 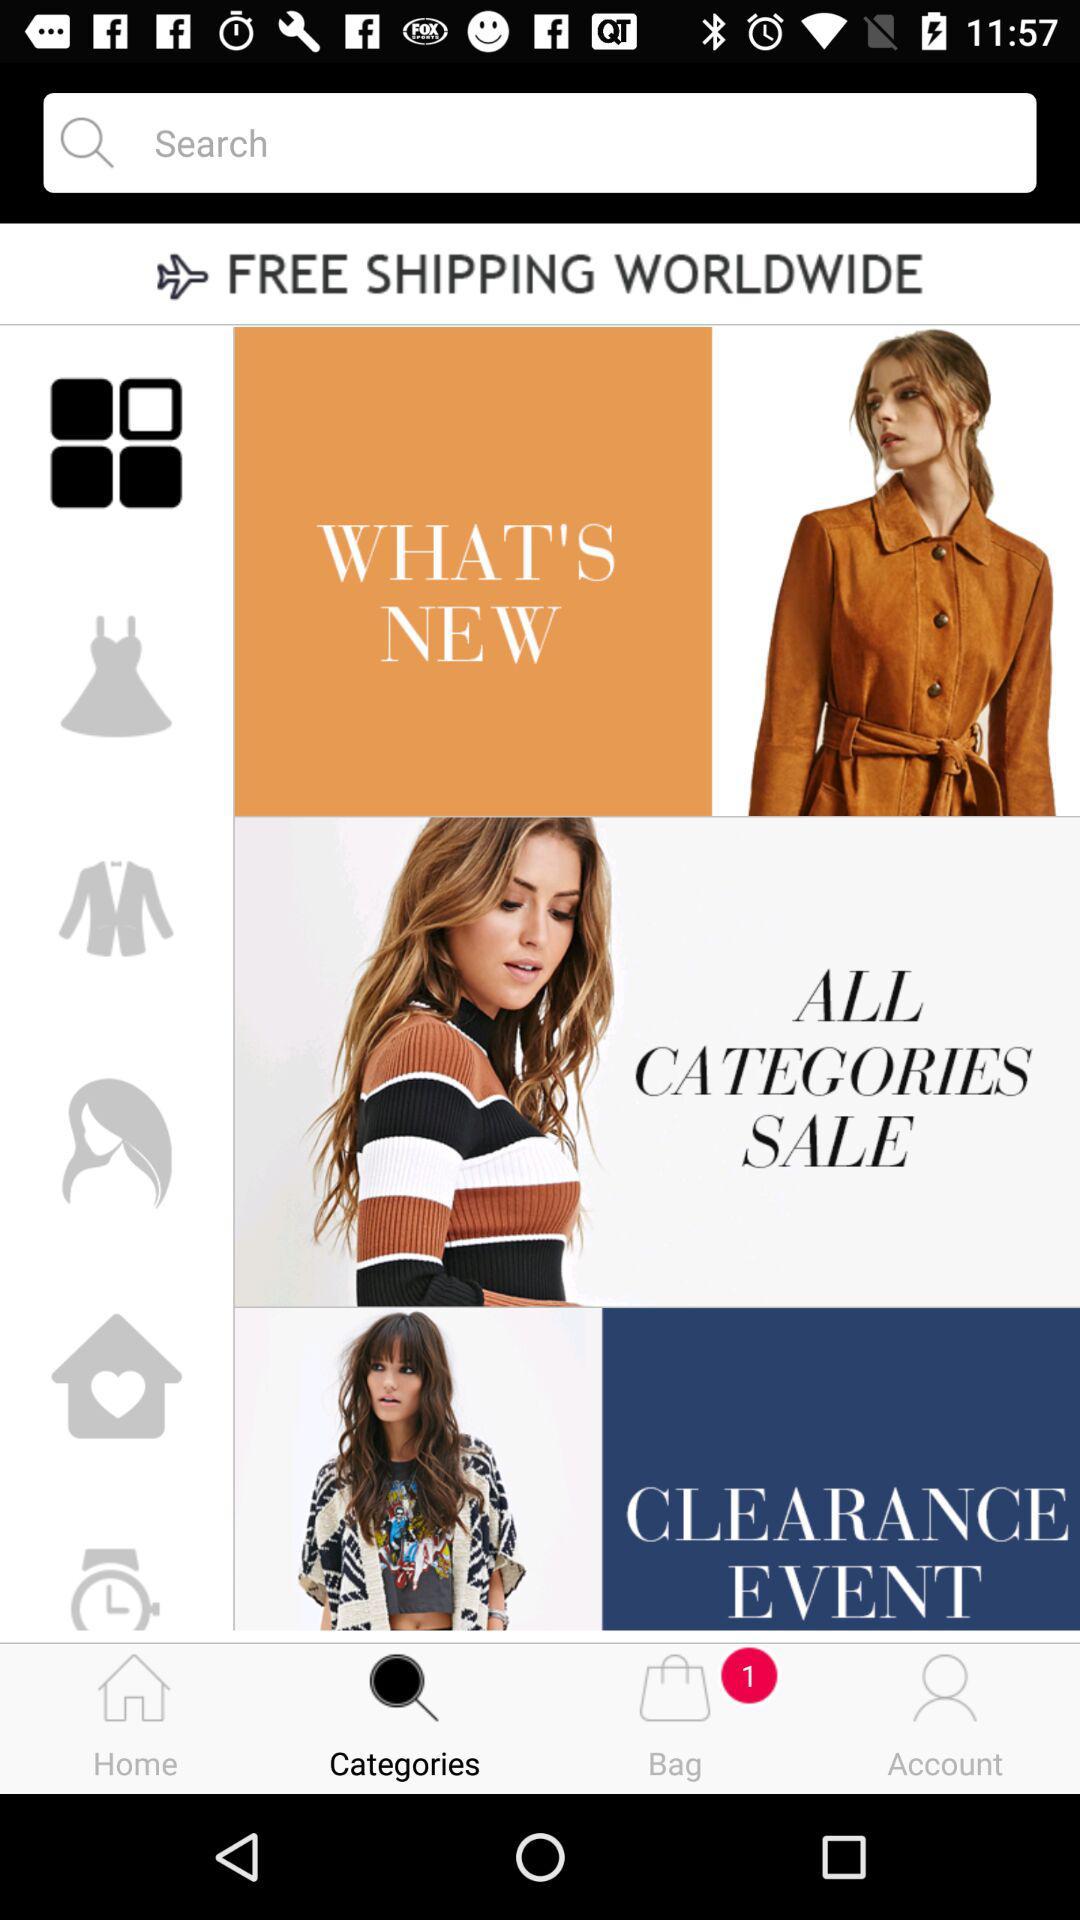 I want to click on search, so click(x=577, y=141).